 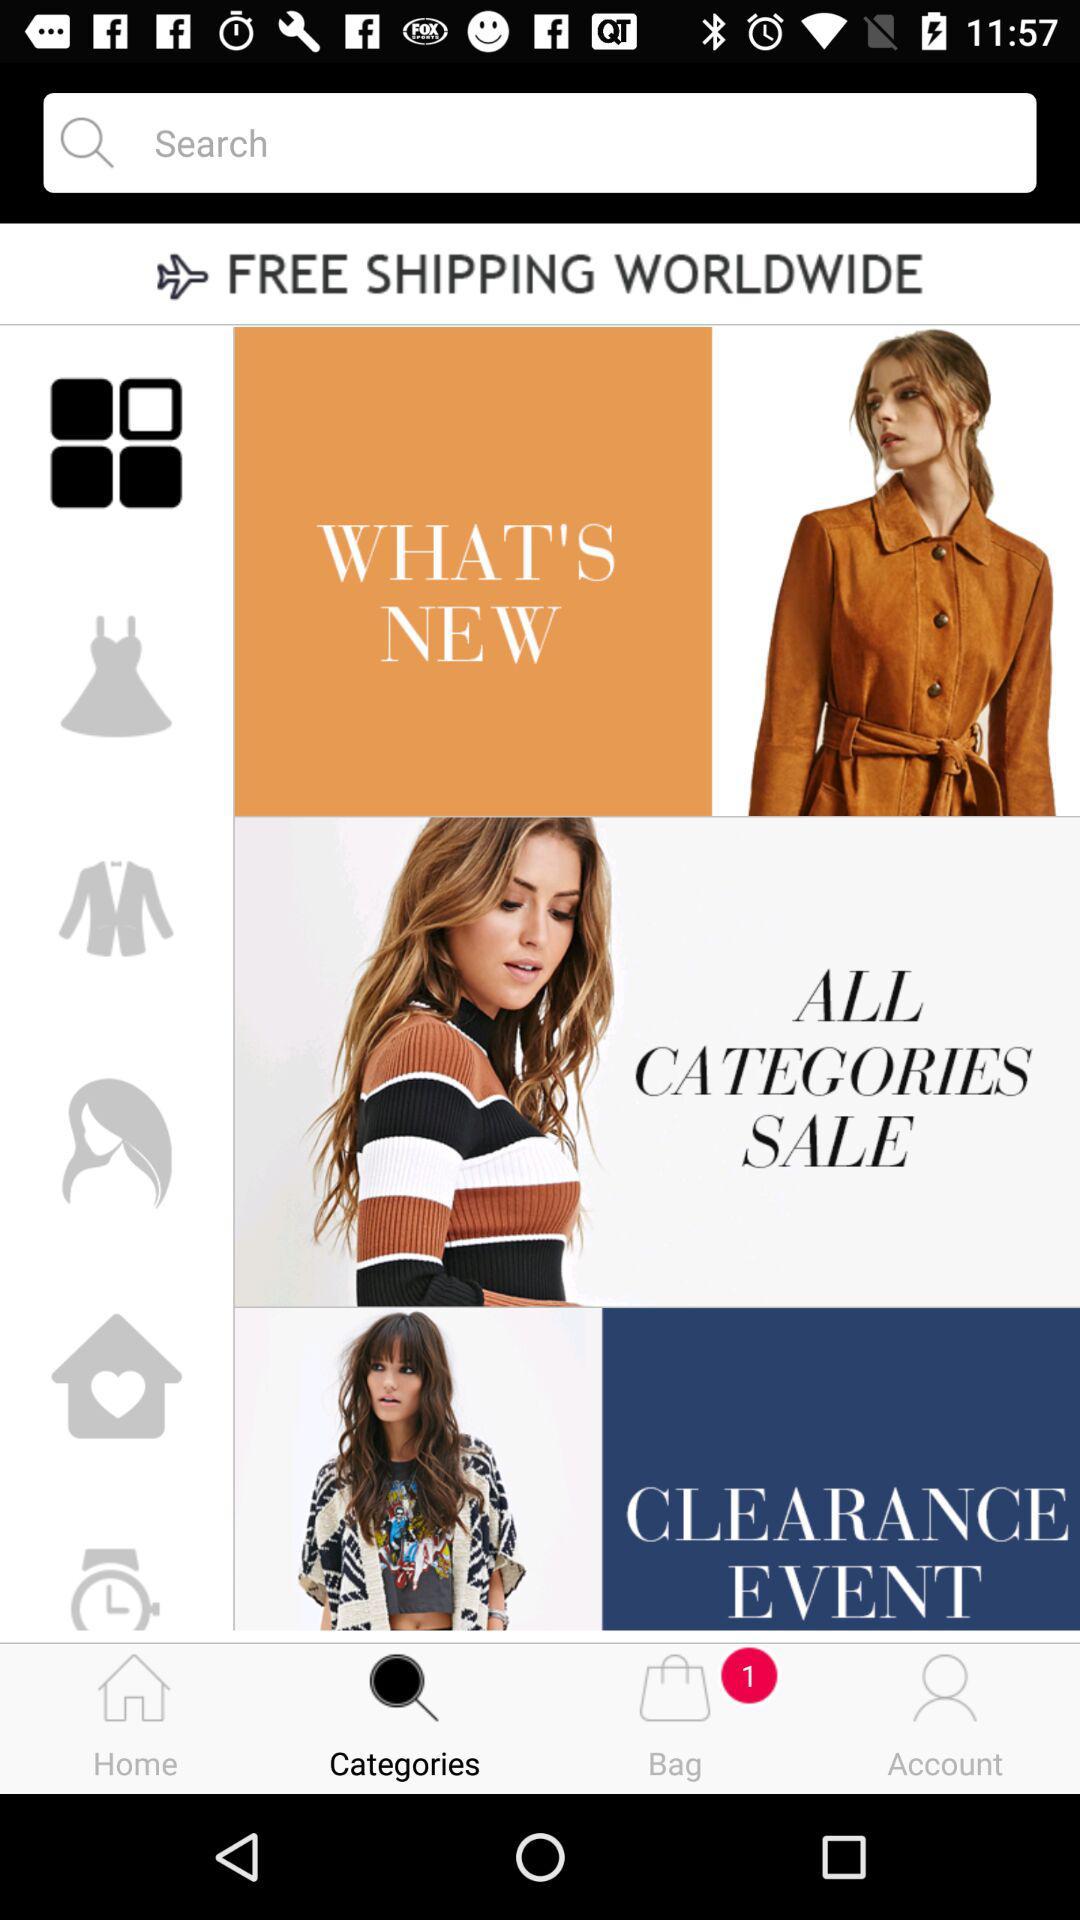 I want to click on search, so click(x=577, y=141).